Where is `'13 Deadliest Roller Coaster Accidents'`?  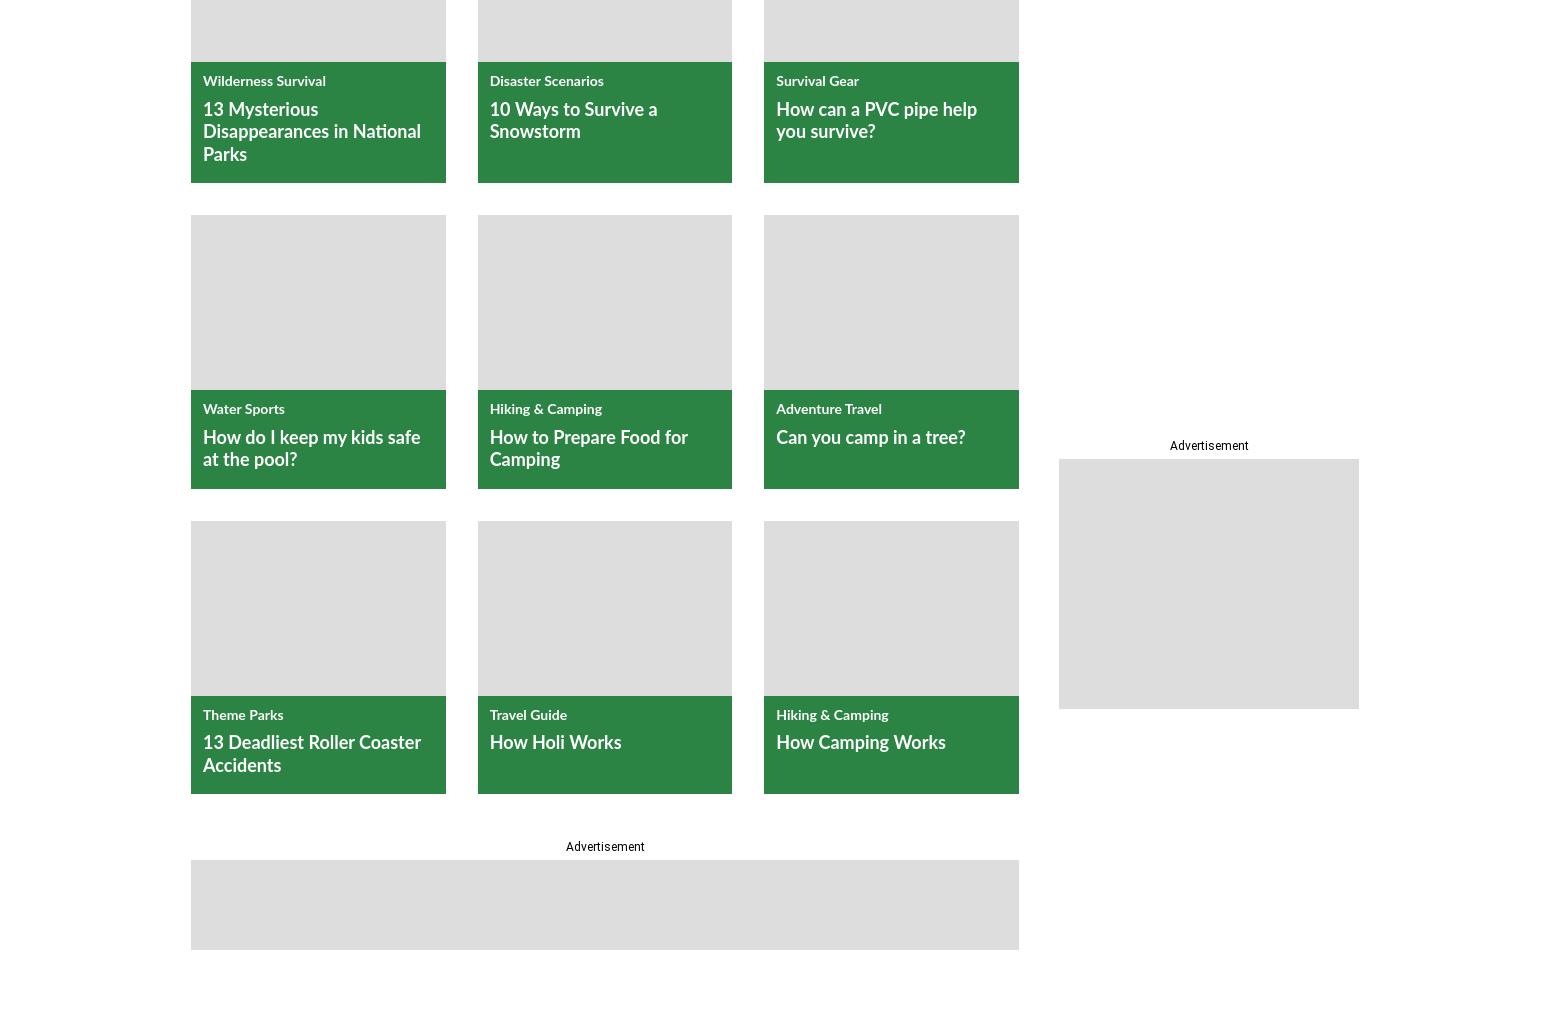
'13 Deadliest Roller Coaster Accidents' is located at coordinates (310, 753).